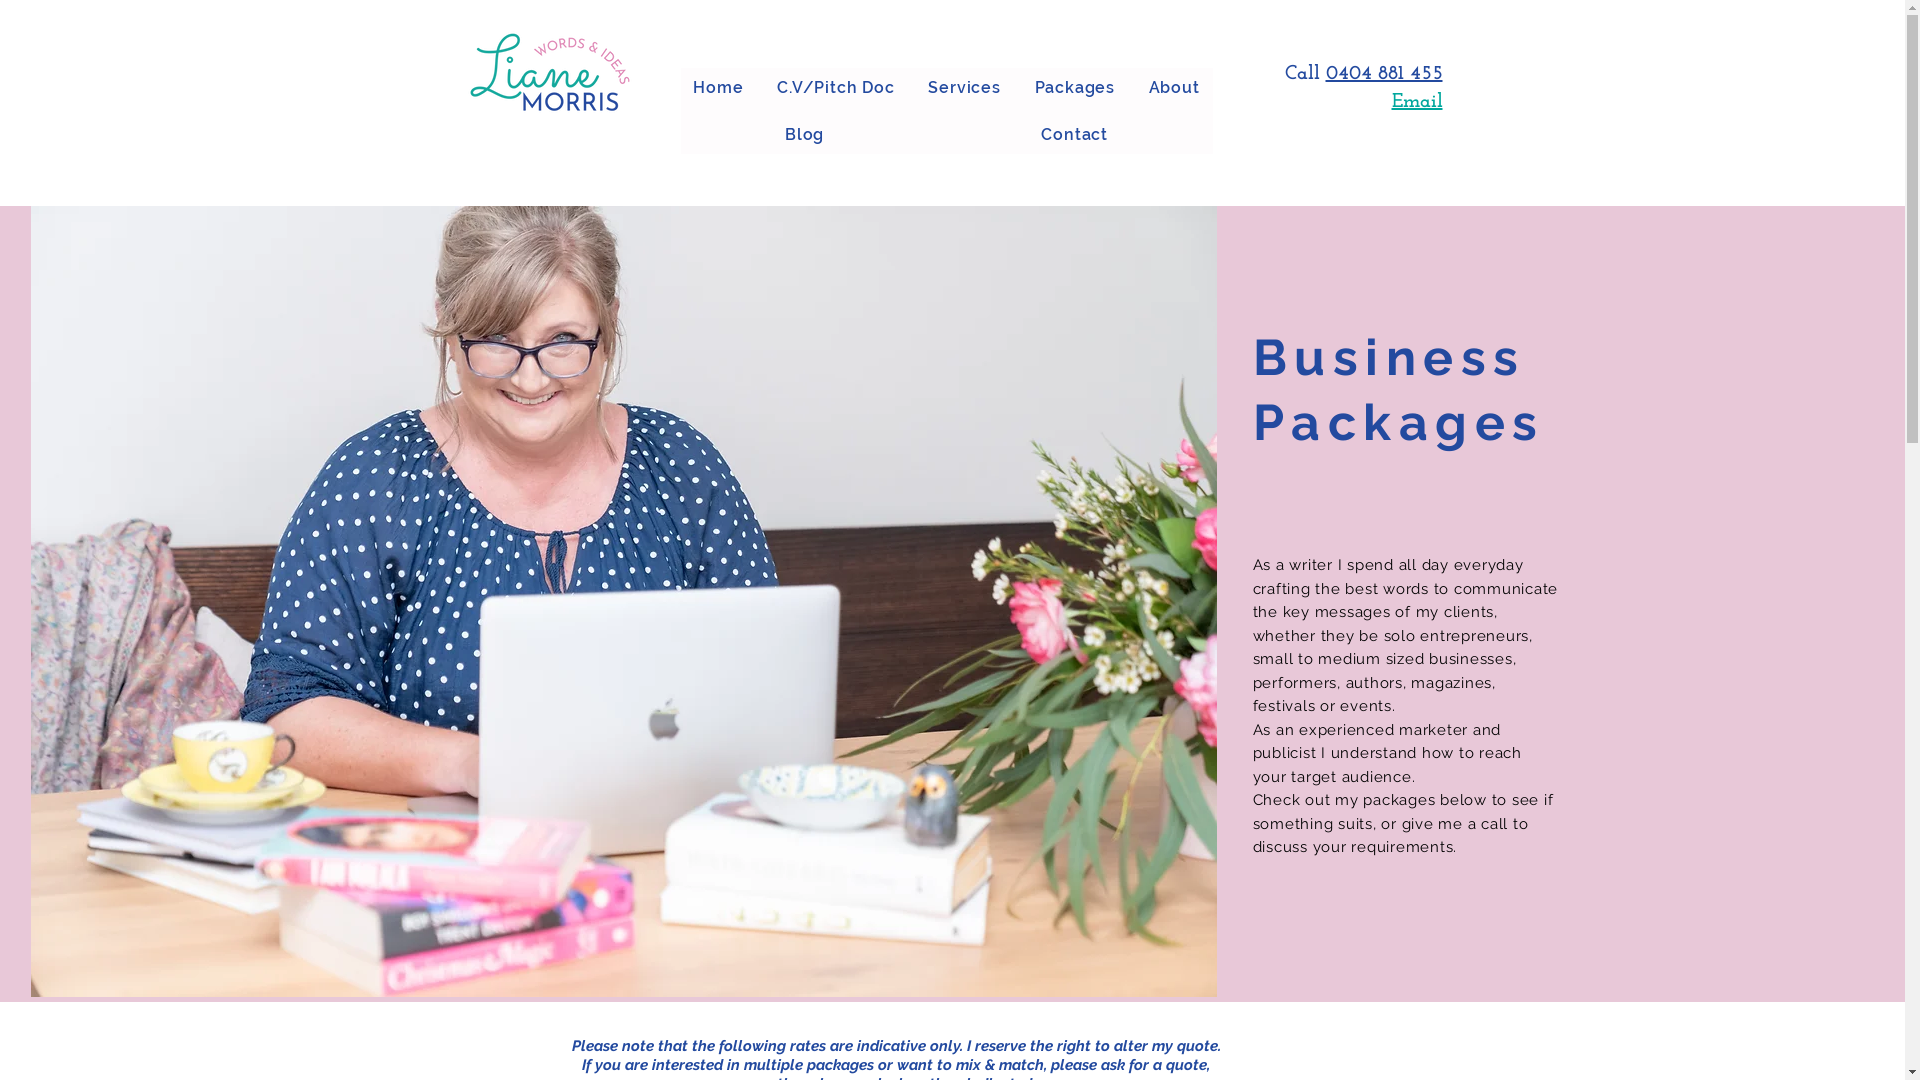 The height and width of the screenshot is (1080, 1920). Describe the element at coordinates (1074, 134) in the screenshot. I see `'Contact'` at that location.